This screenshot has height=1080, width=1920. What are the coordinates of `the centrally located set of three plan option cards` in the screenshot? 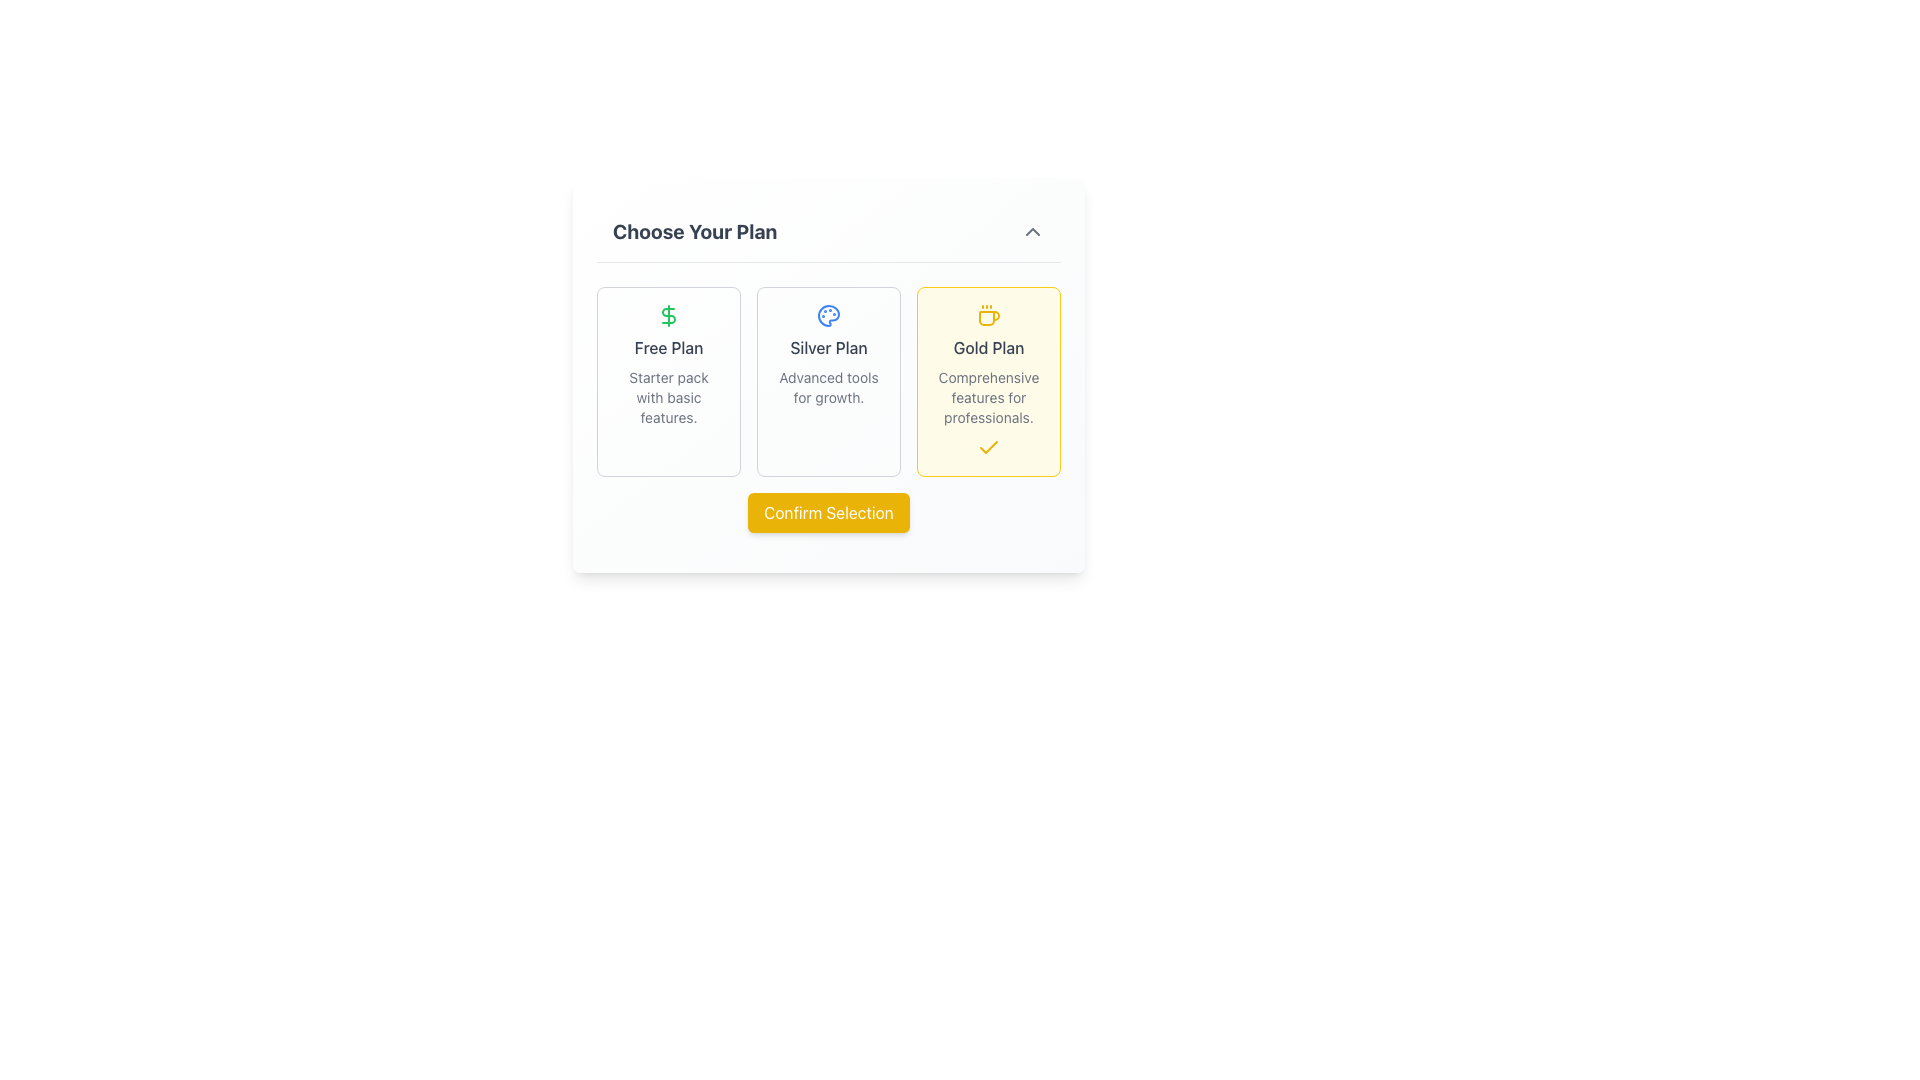 It's located at (829, 370).